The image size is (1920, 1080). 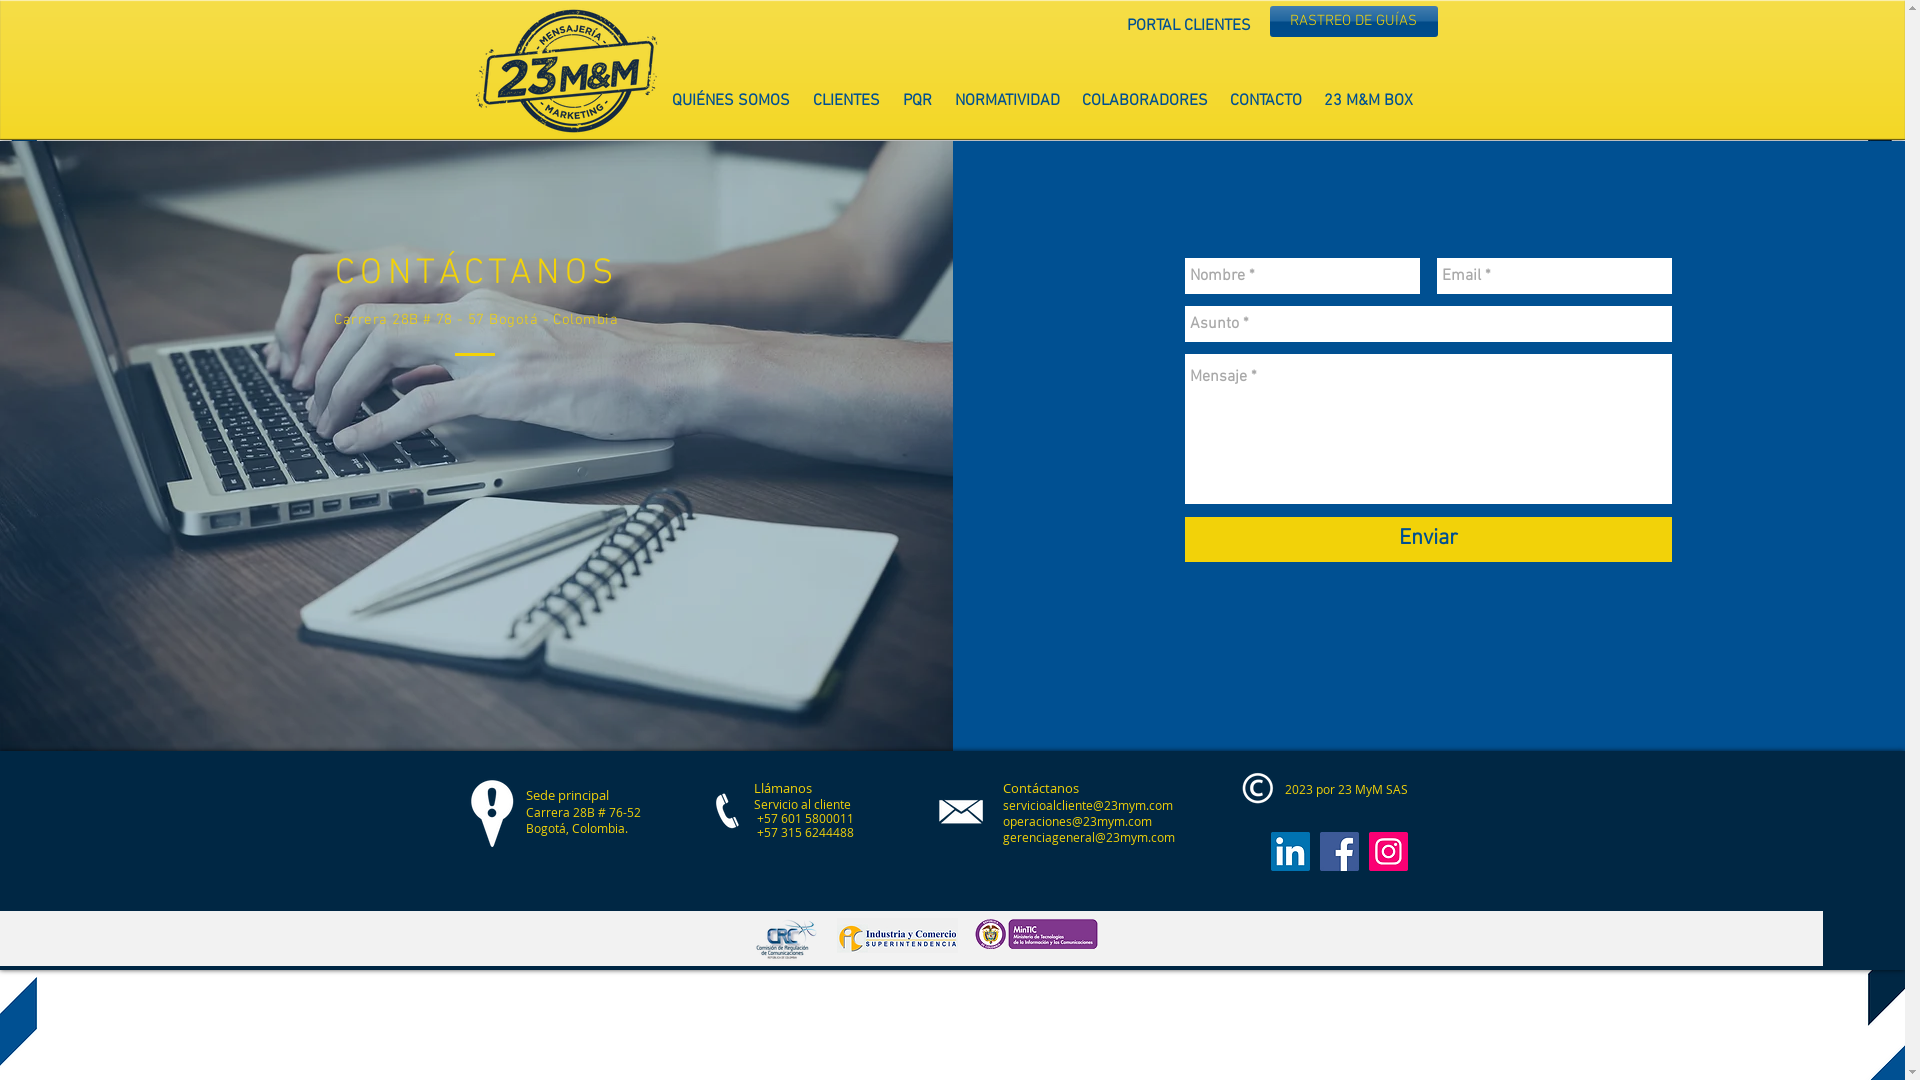 I want to click on 'servicioalcliente@23mym.com', so click(x=1002, y=804).